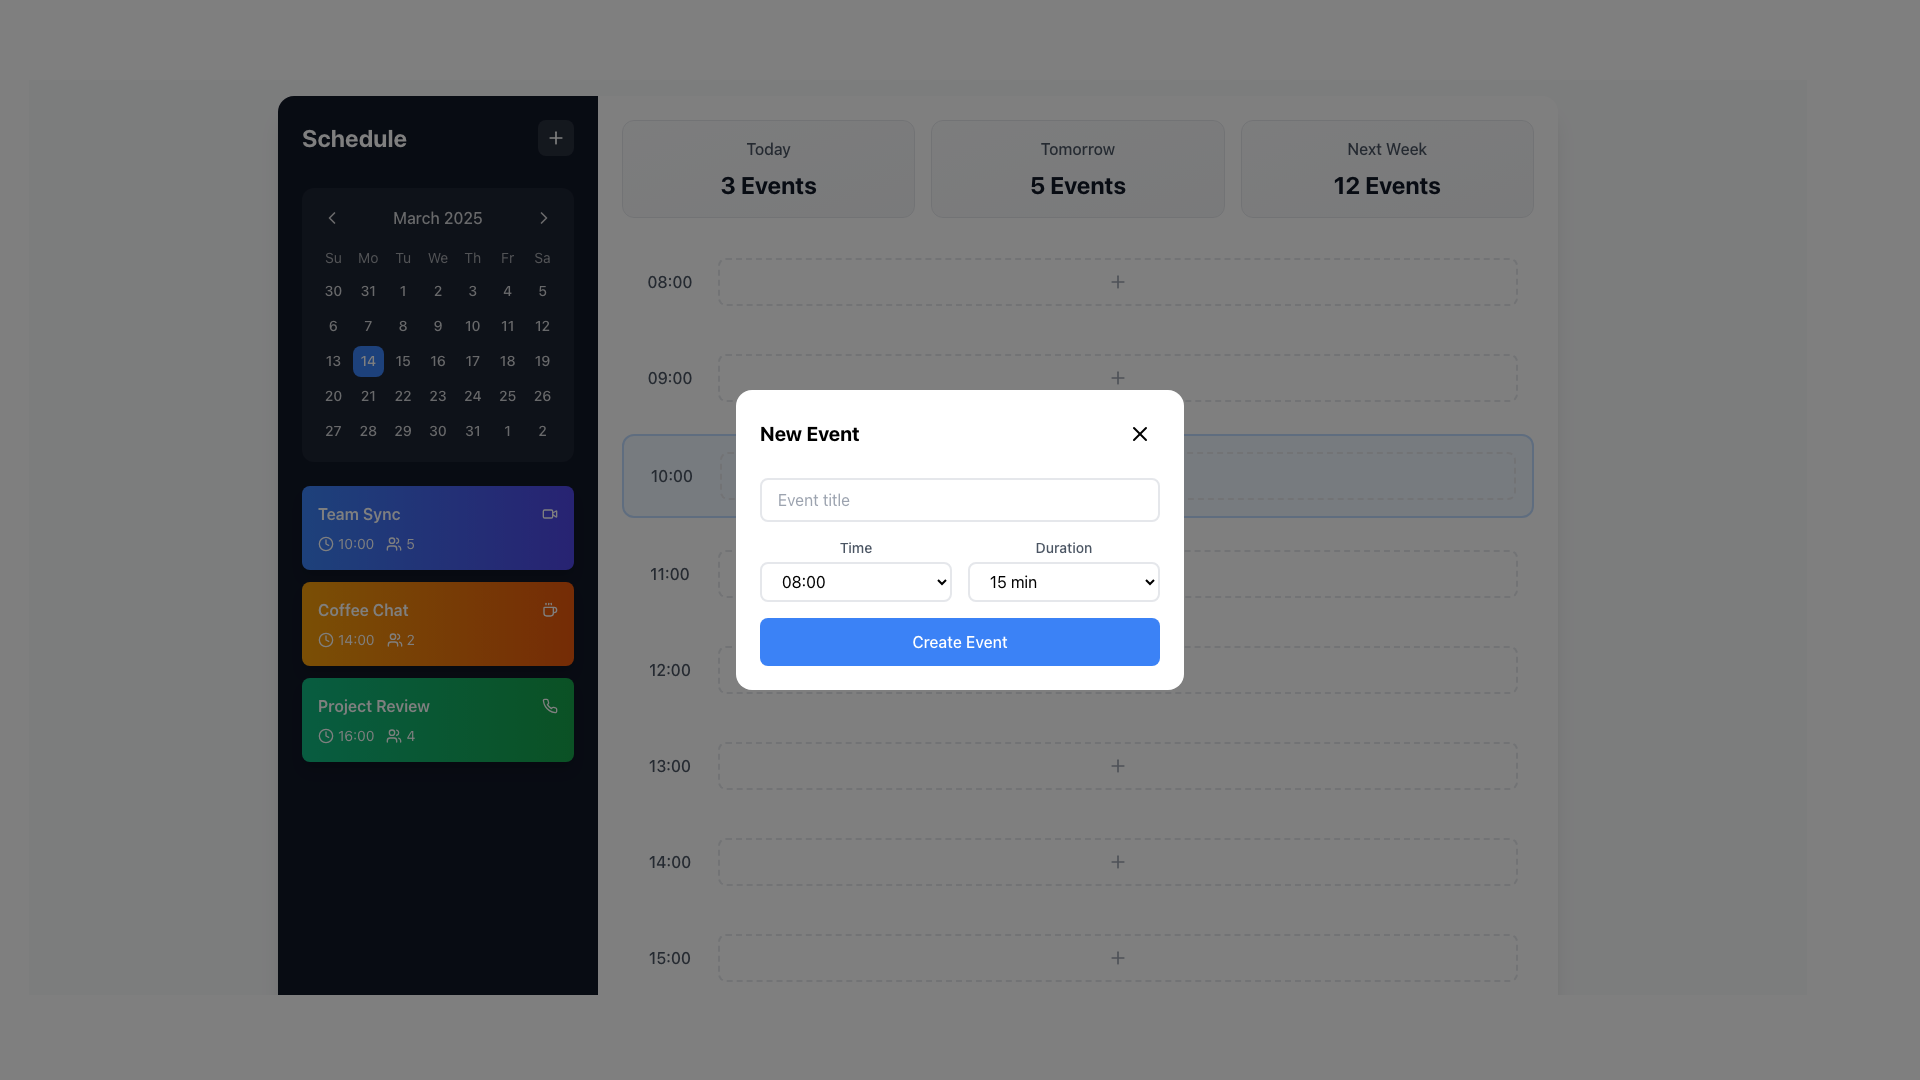 The width and height of the screenshot is (1920, 1080). I want to click on the 'Coffee Chat' Event Card, which is the second item, so click(436, 623).